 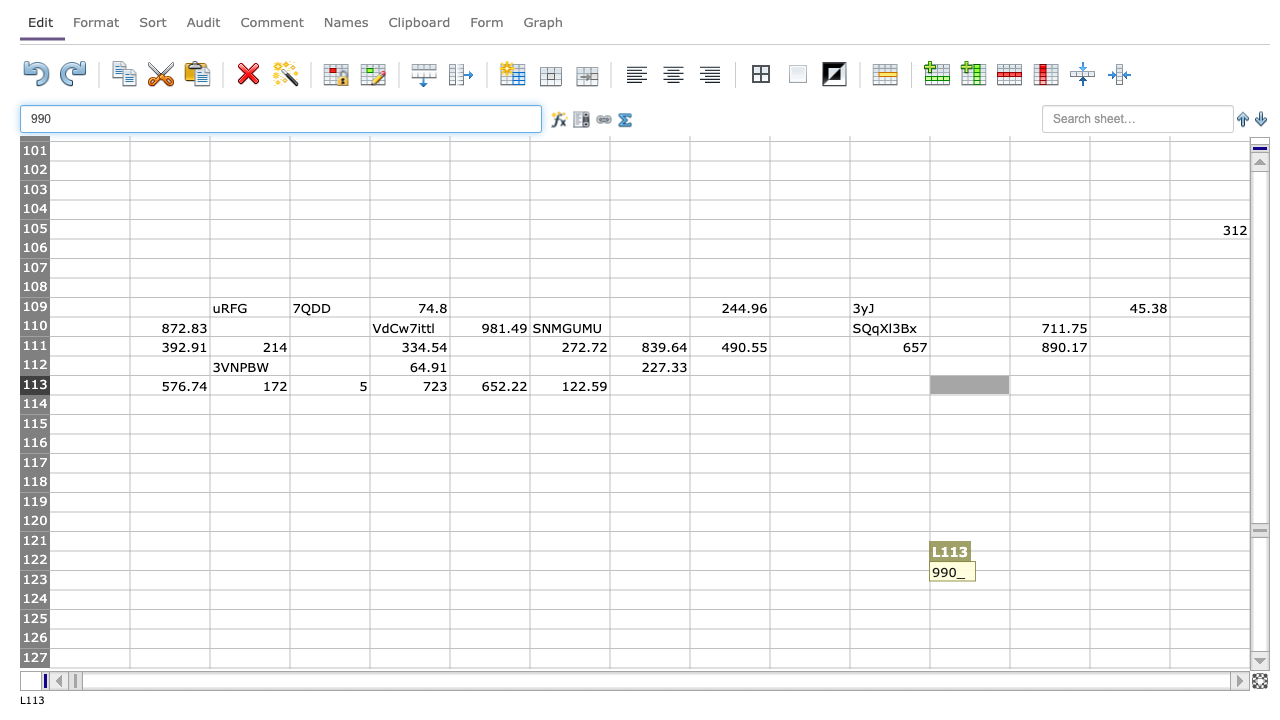 I want to click on N123, so click(x=1129, y=580).